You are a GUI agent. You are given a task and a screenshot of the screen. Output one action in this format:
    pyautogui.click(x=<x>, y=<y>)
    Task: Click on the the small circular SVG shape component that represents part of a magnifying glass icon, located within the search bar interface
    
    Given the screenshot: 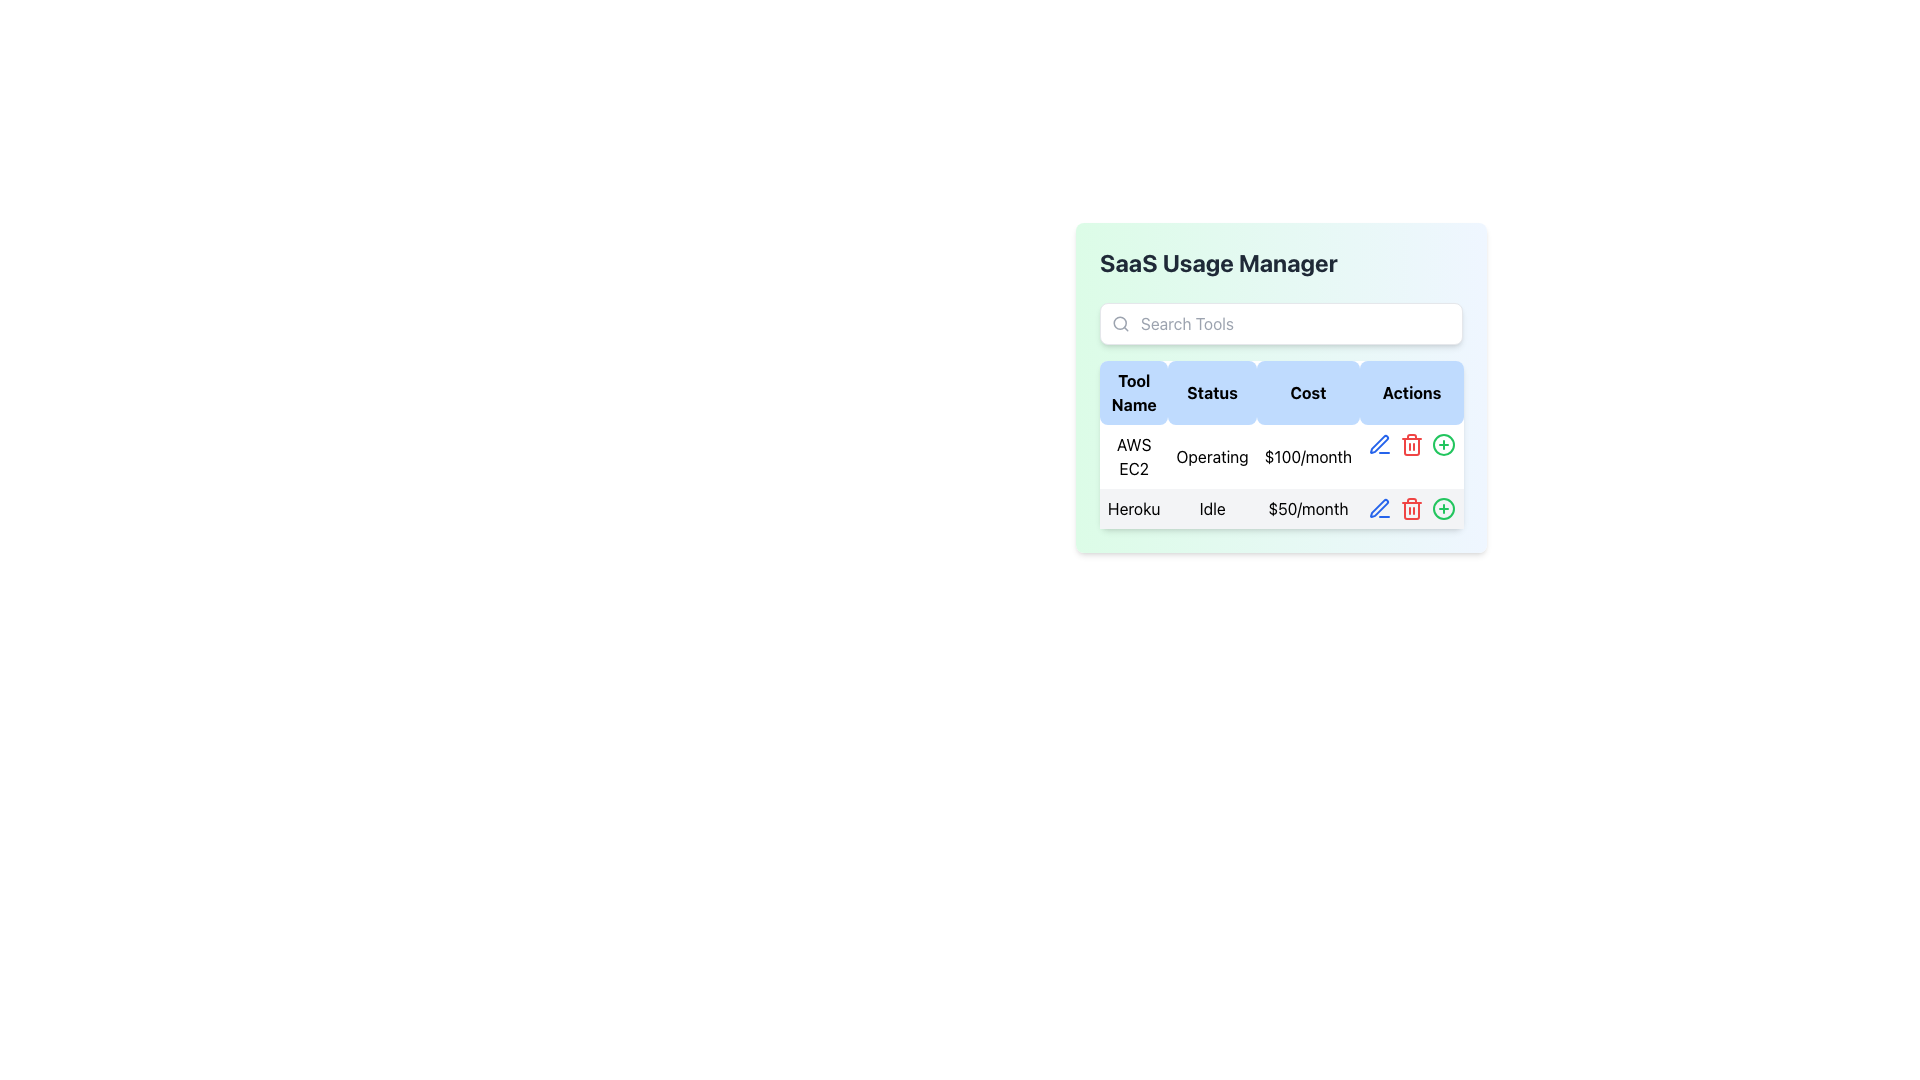 What is the action you would take?
    pyautogui.click(x=1120, y=322)
    